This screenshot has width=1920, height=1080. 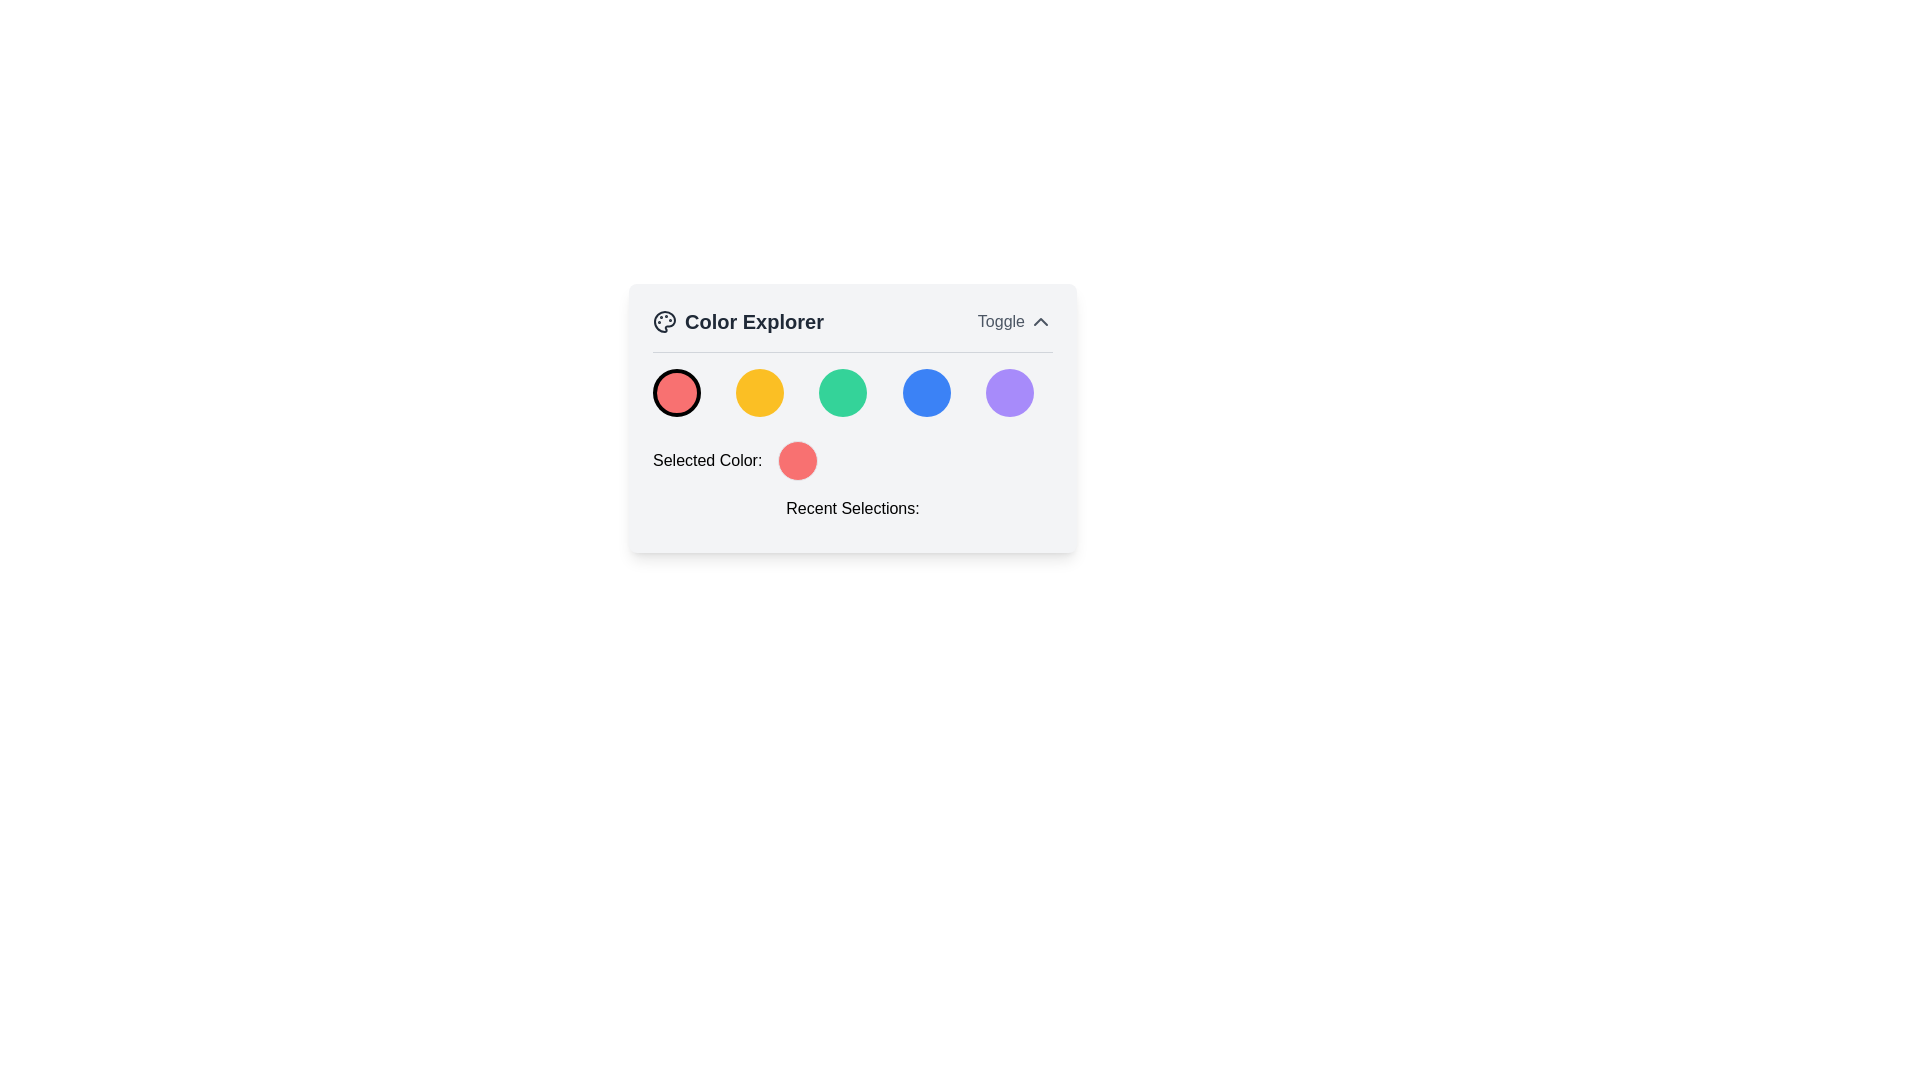 I want to click on the 'Color Explorer' label, which displays the text in a bold and large font and has a decorative palette icon on its left, so click(x=737, y=320).